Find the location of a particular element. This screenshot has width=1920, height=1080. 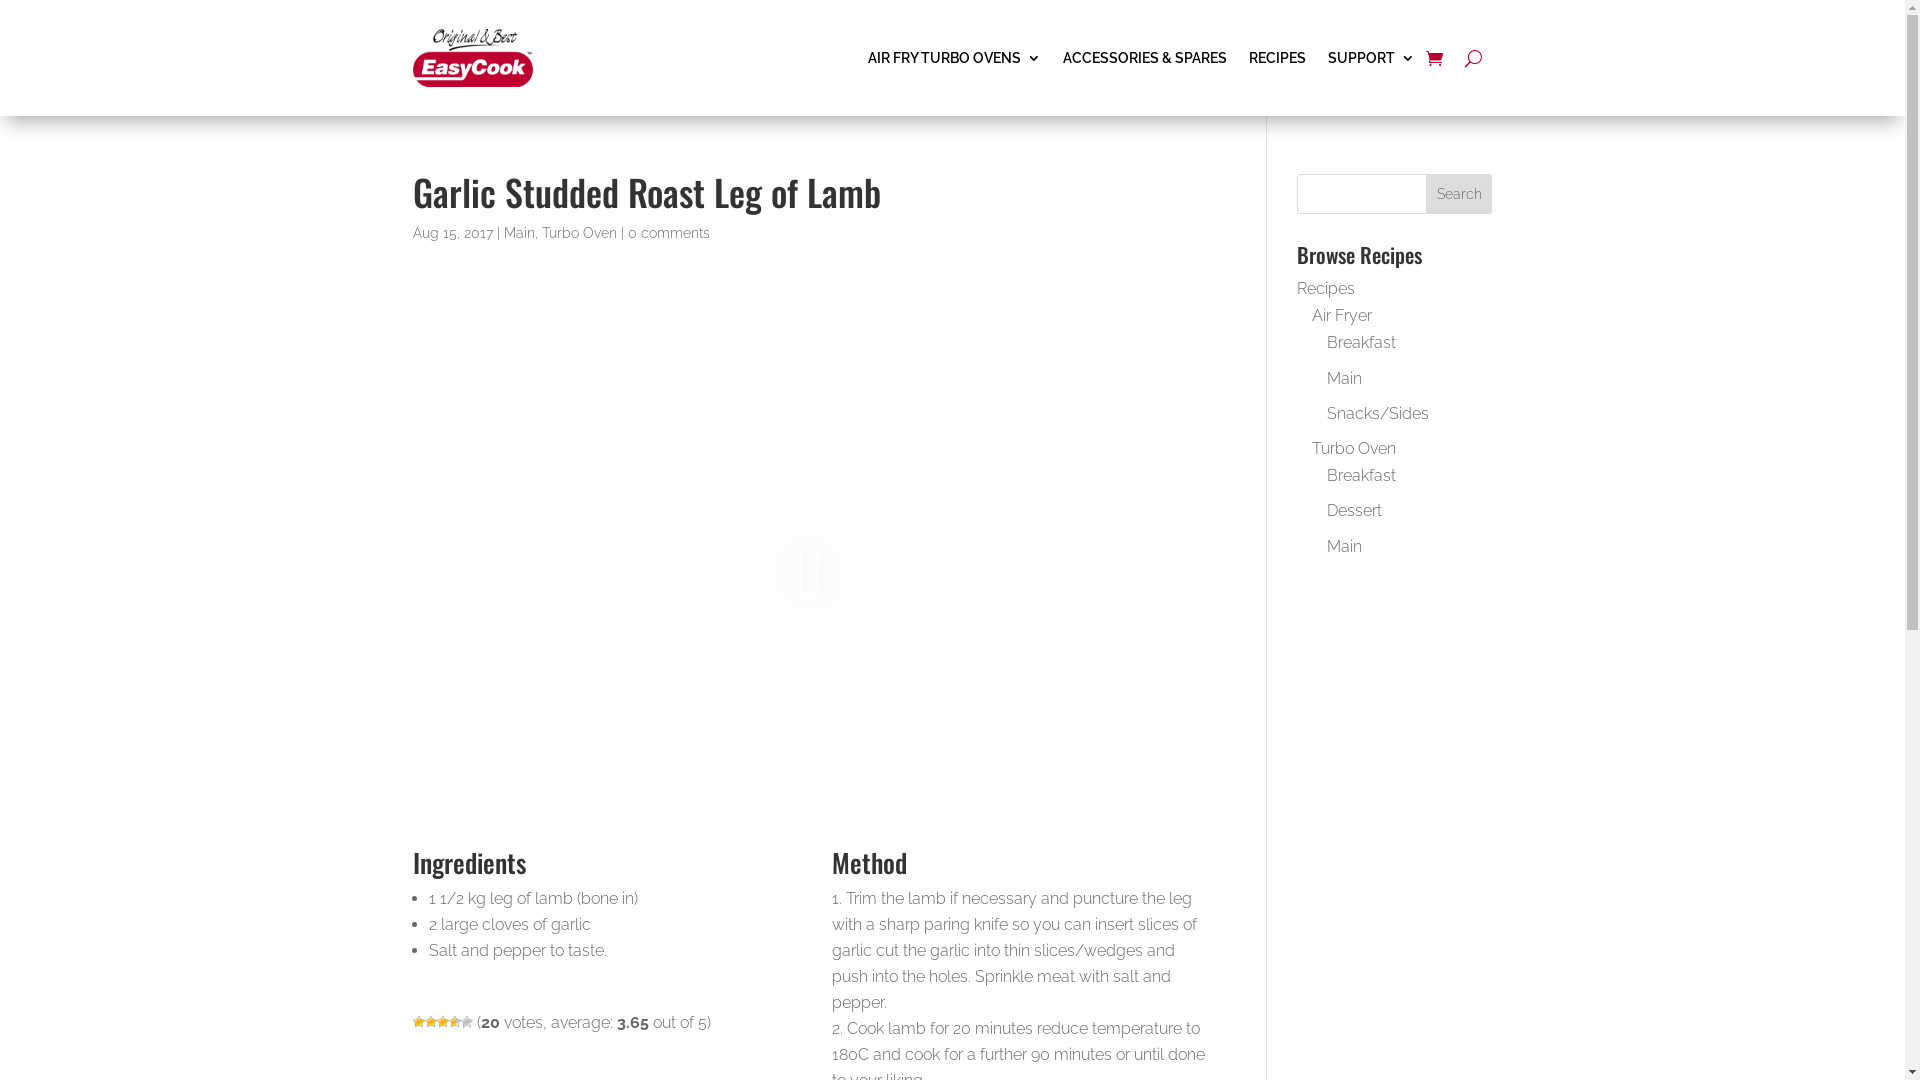

'SUPPORT' is located at coordinates (1328, 56).